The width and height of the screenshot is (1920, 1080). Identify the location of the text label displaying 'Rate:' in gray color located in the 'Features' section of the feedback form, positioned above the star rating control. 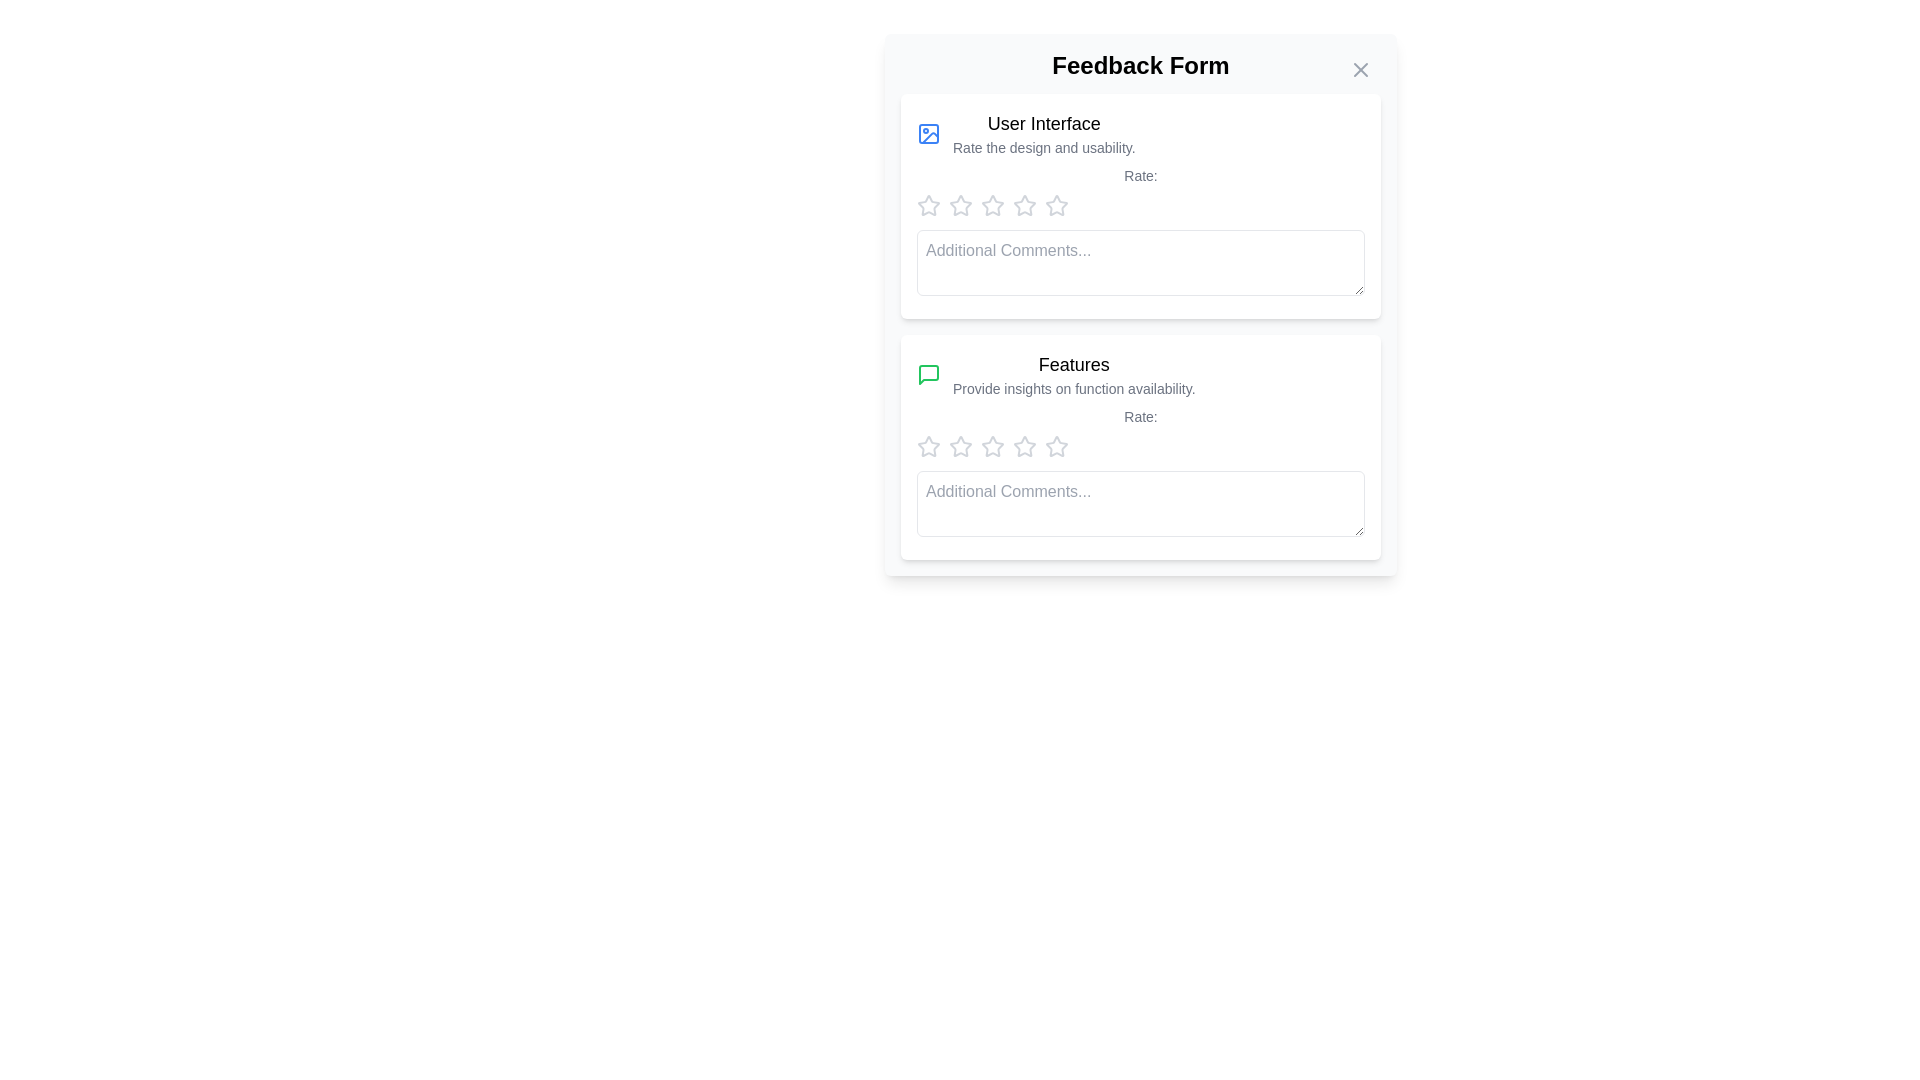
(1141, 415).